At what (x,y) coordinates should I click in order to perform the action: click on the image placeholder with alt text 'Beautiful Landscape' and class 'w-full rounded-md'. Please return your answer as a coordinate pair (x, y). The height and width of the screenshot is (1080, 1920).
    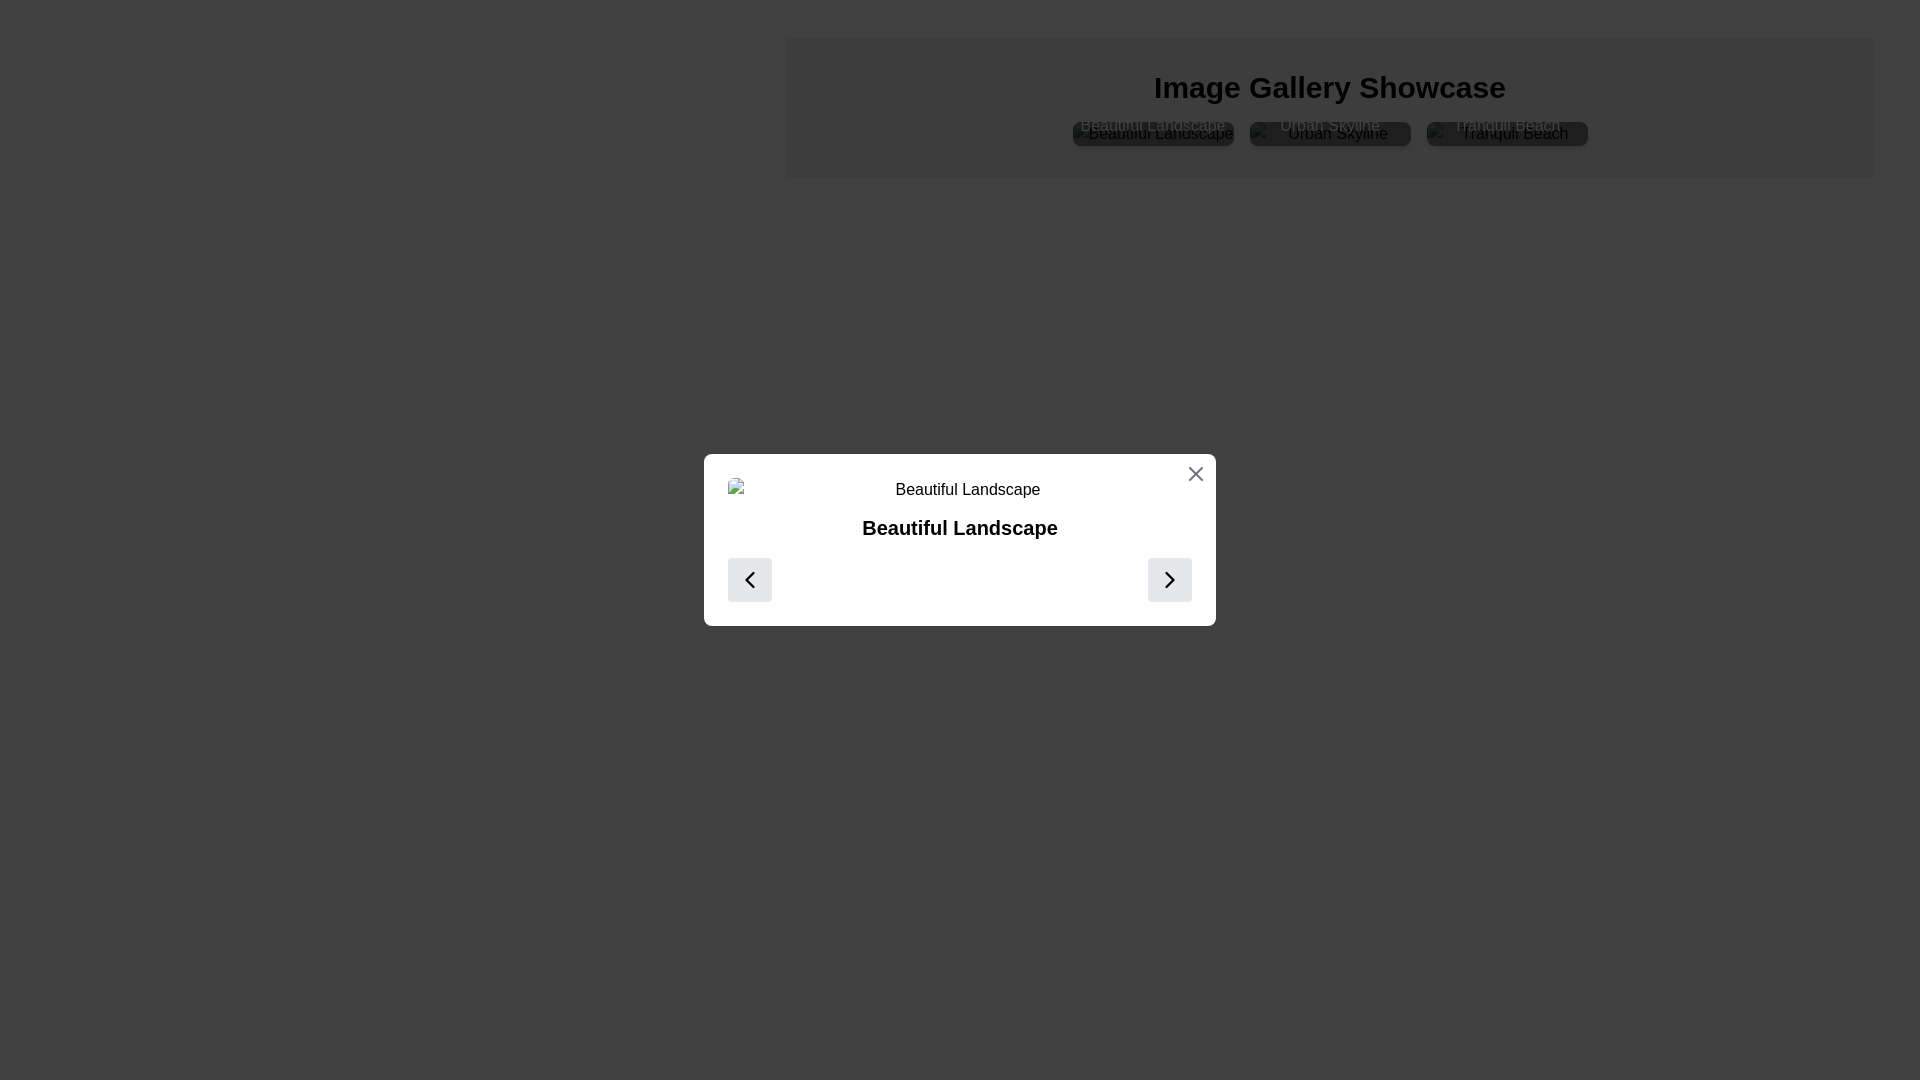
    Looking at the image, I should click on (960, 489).